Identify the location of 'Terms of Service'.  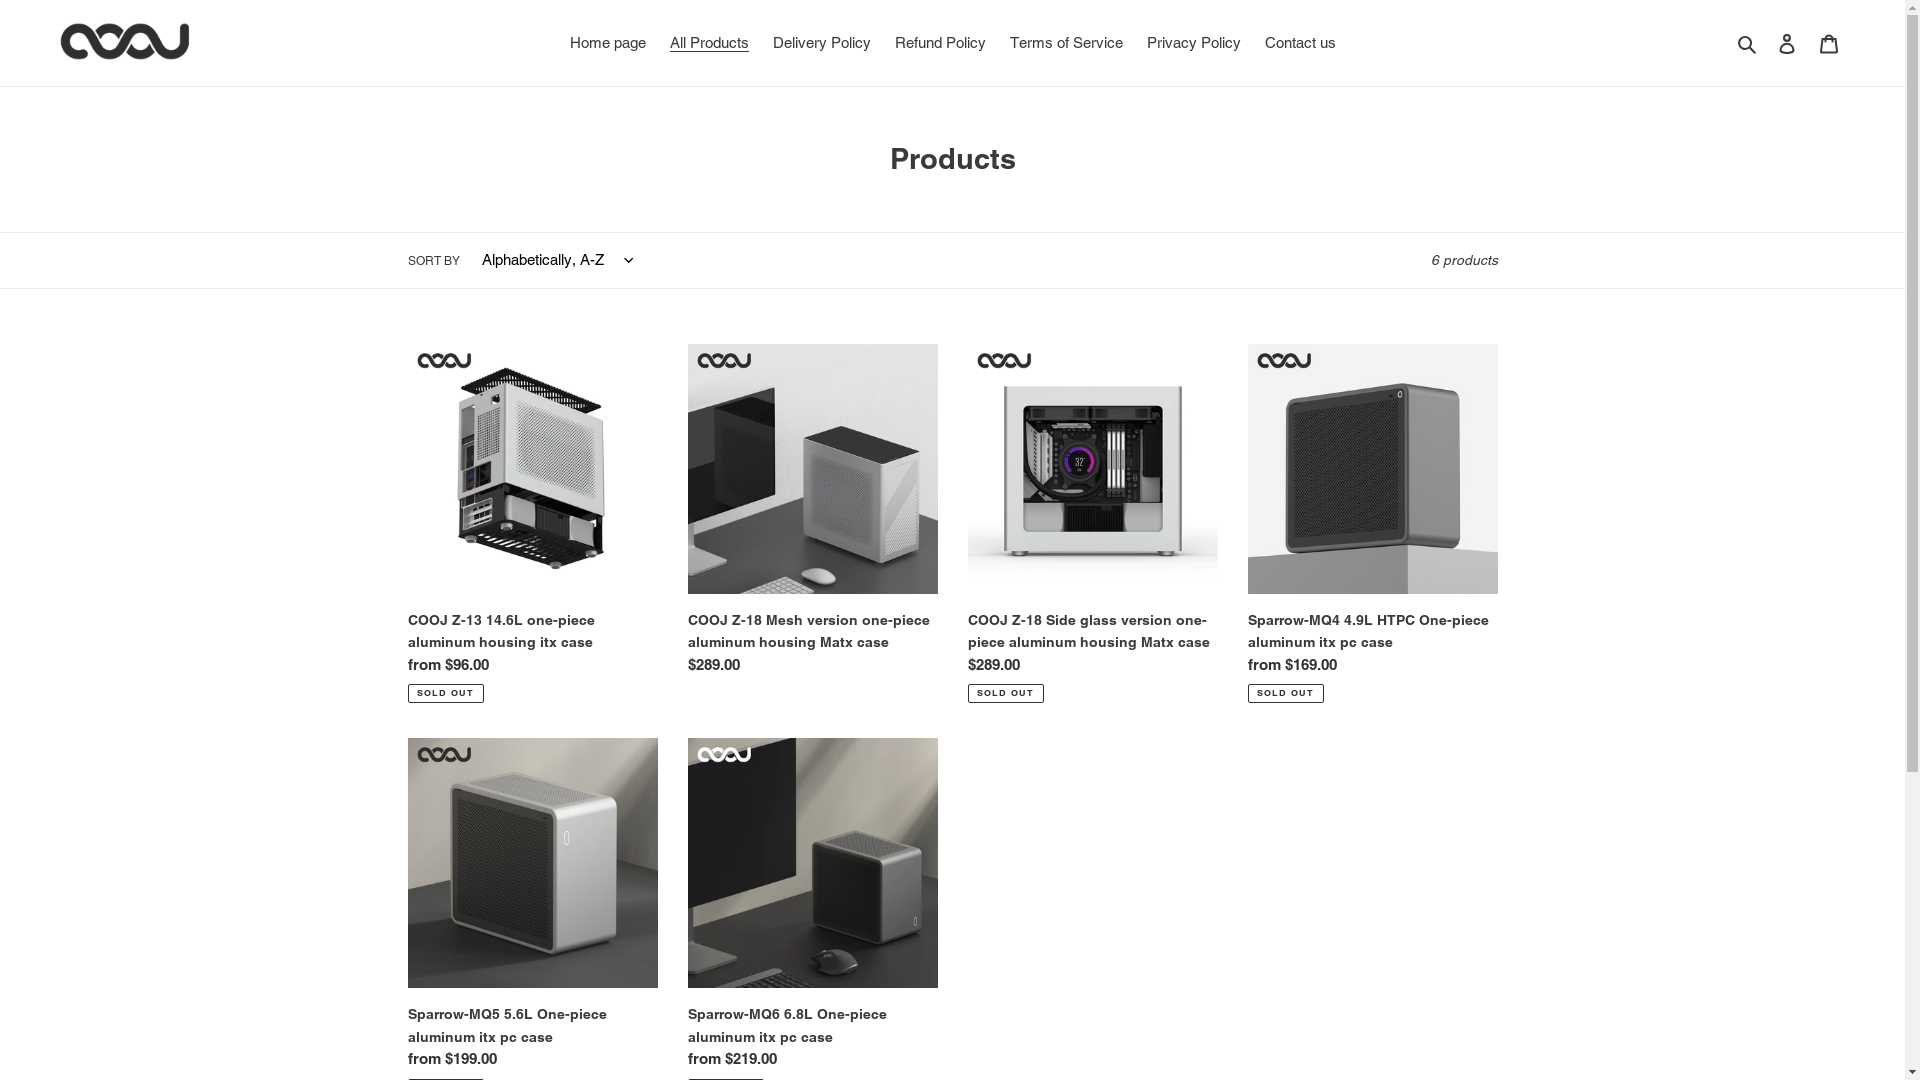
(1065, 43).